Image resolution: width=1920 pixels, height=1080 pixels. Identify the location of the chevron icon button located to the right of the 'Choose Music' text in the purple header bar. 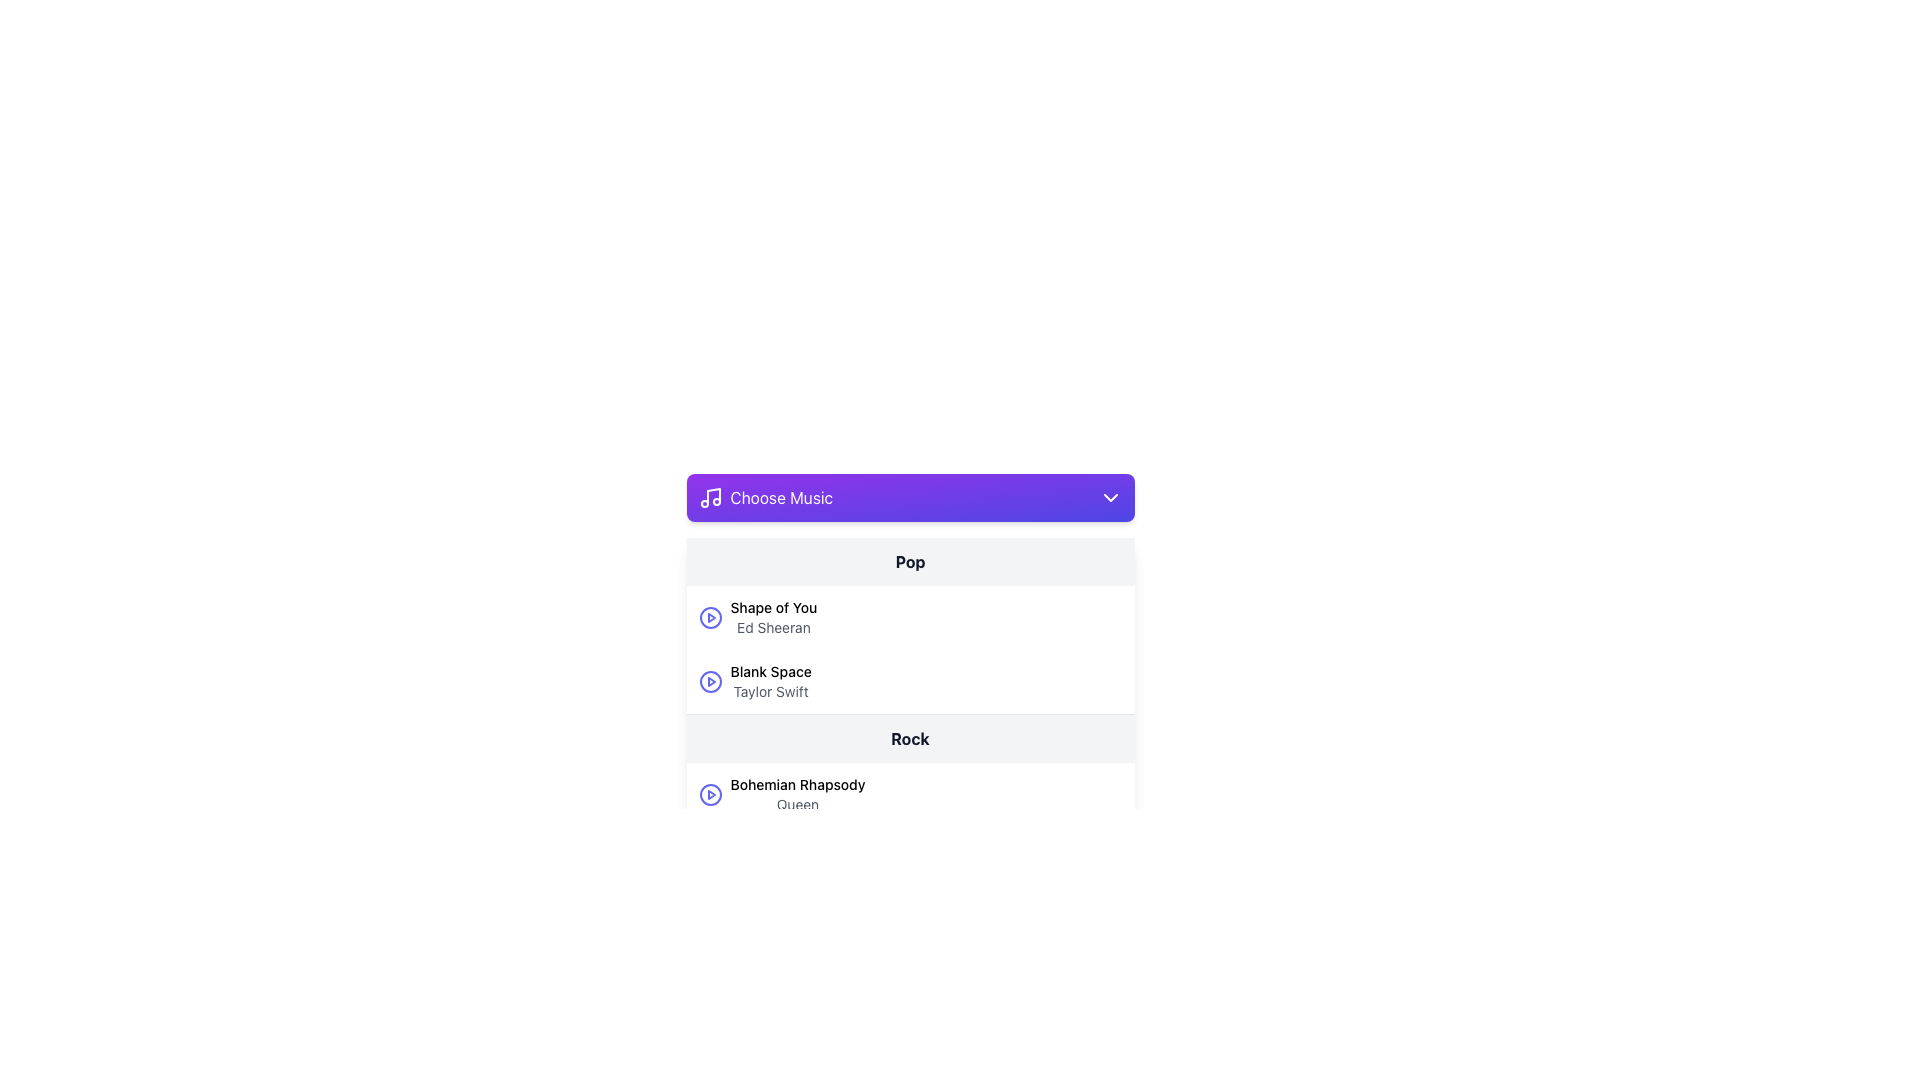
(1109, 496).